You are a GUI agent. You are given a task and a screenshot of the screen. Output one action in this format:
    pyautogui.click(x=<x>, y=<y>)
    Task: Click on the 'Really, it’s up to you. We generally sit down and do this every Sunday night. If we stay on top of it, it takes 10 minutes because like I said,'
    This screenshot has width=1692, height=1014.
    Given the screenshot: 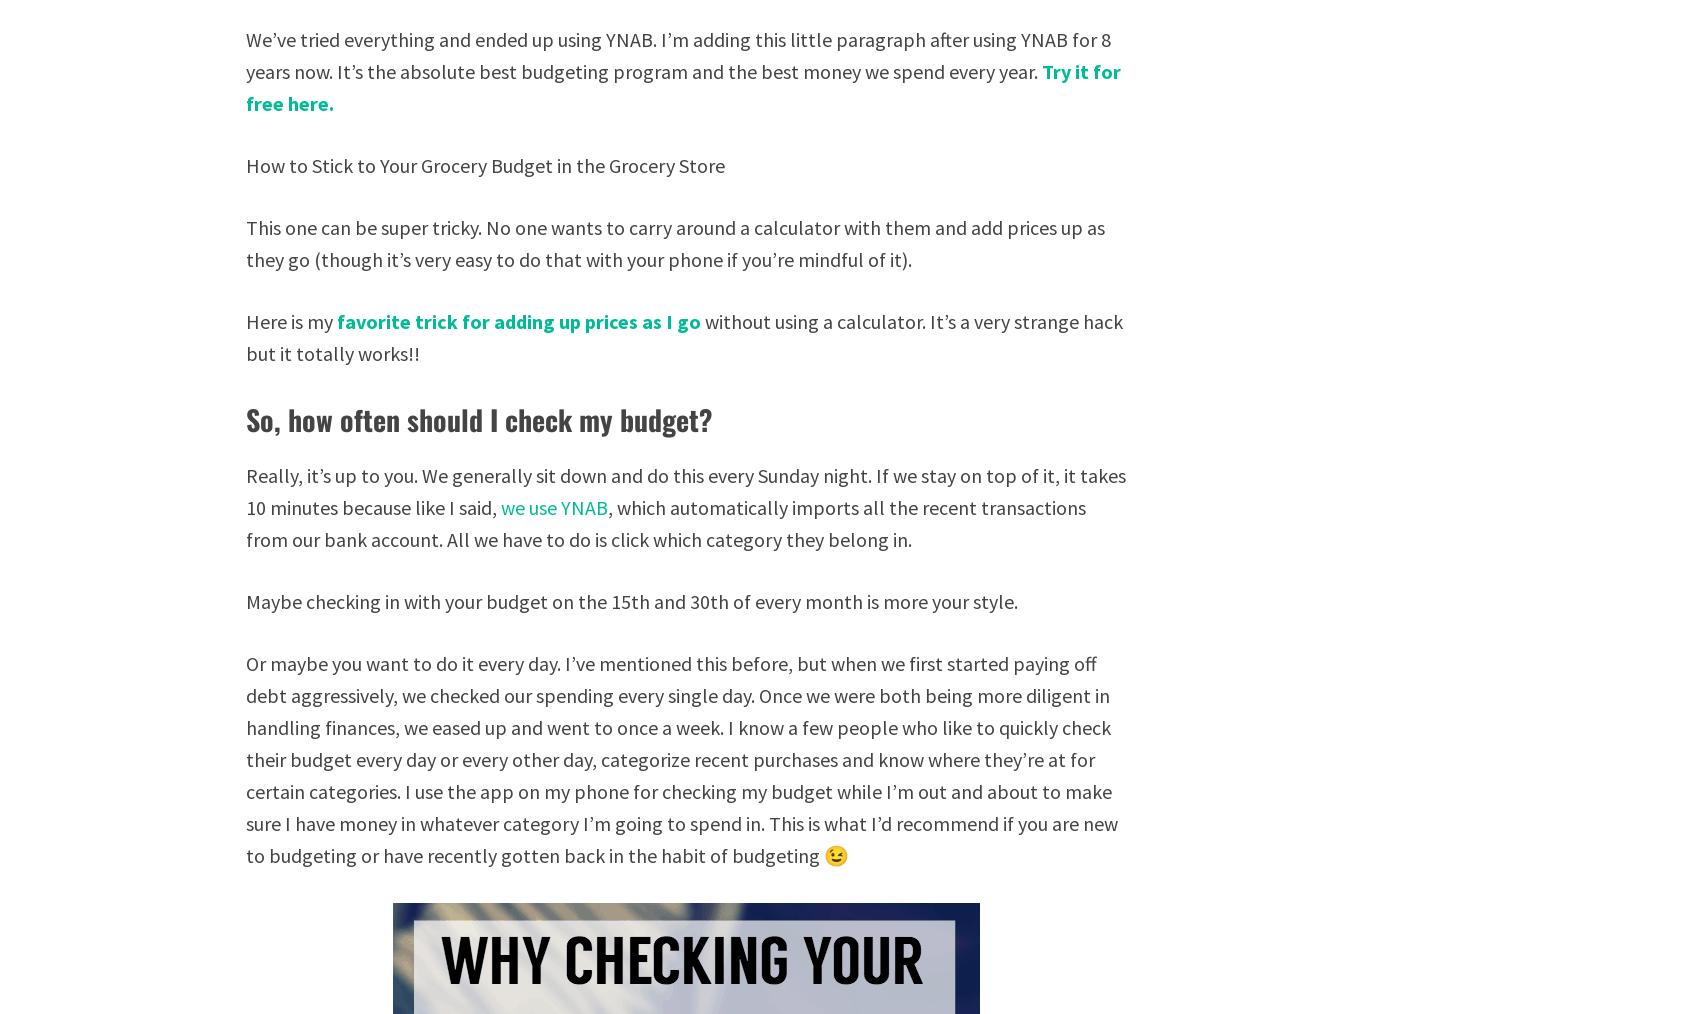 What is the action you would take?
    pyautogui.click(x=685, y=490)
    